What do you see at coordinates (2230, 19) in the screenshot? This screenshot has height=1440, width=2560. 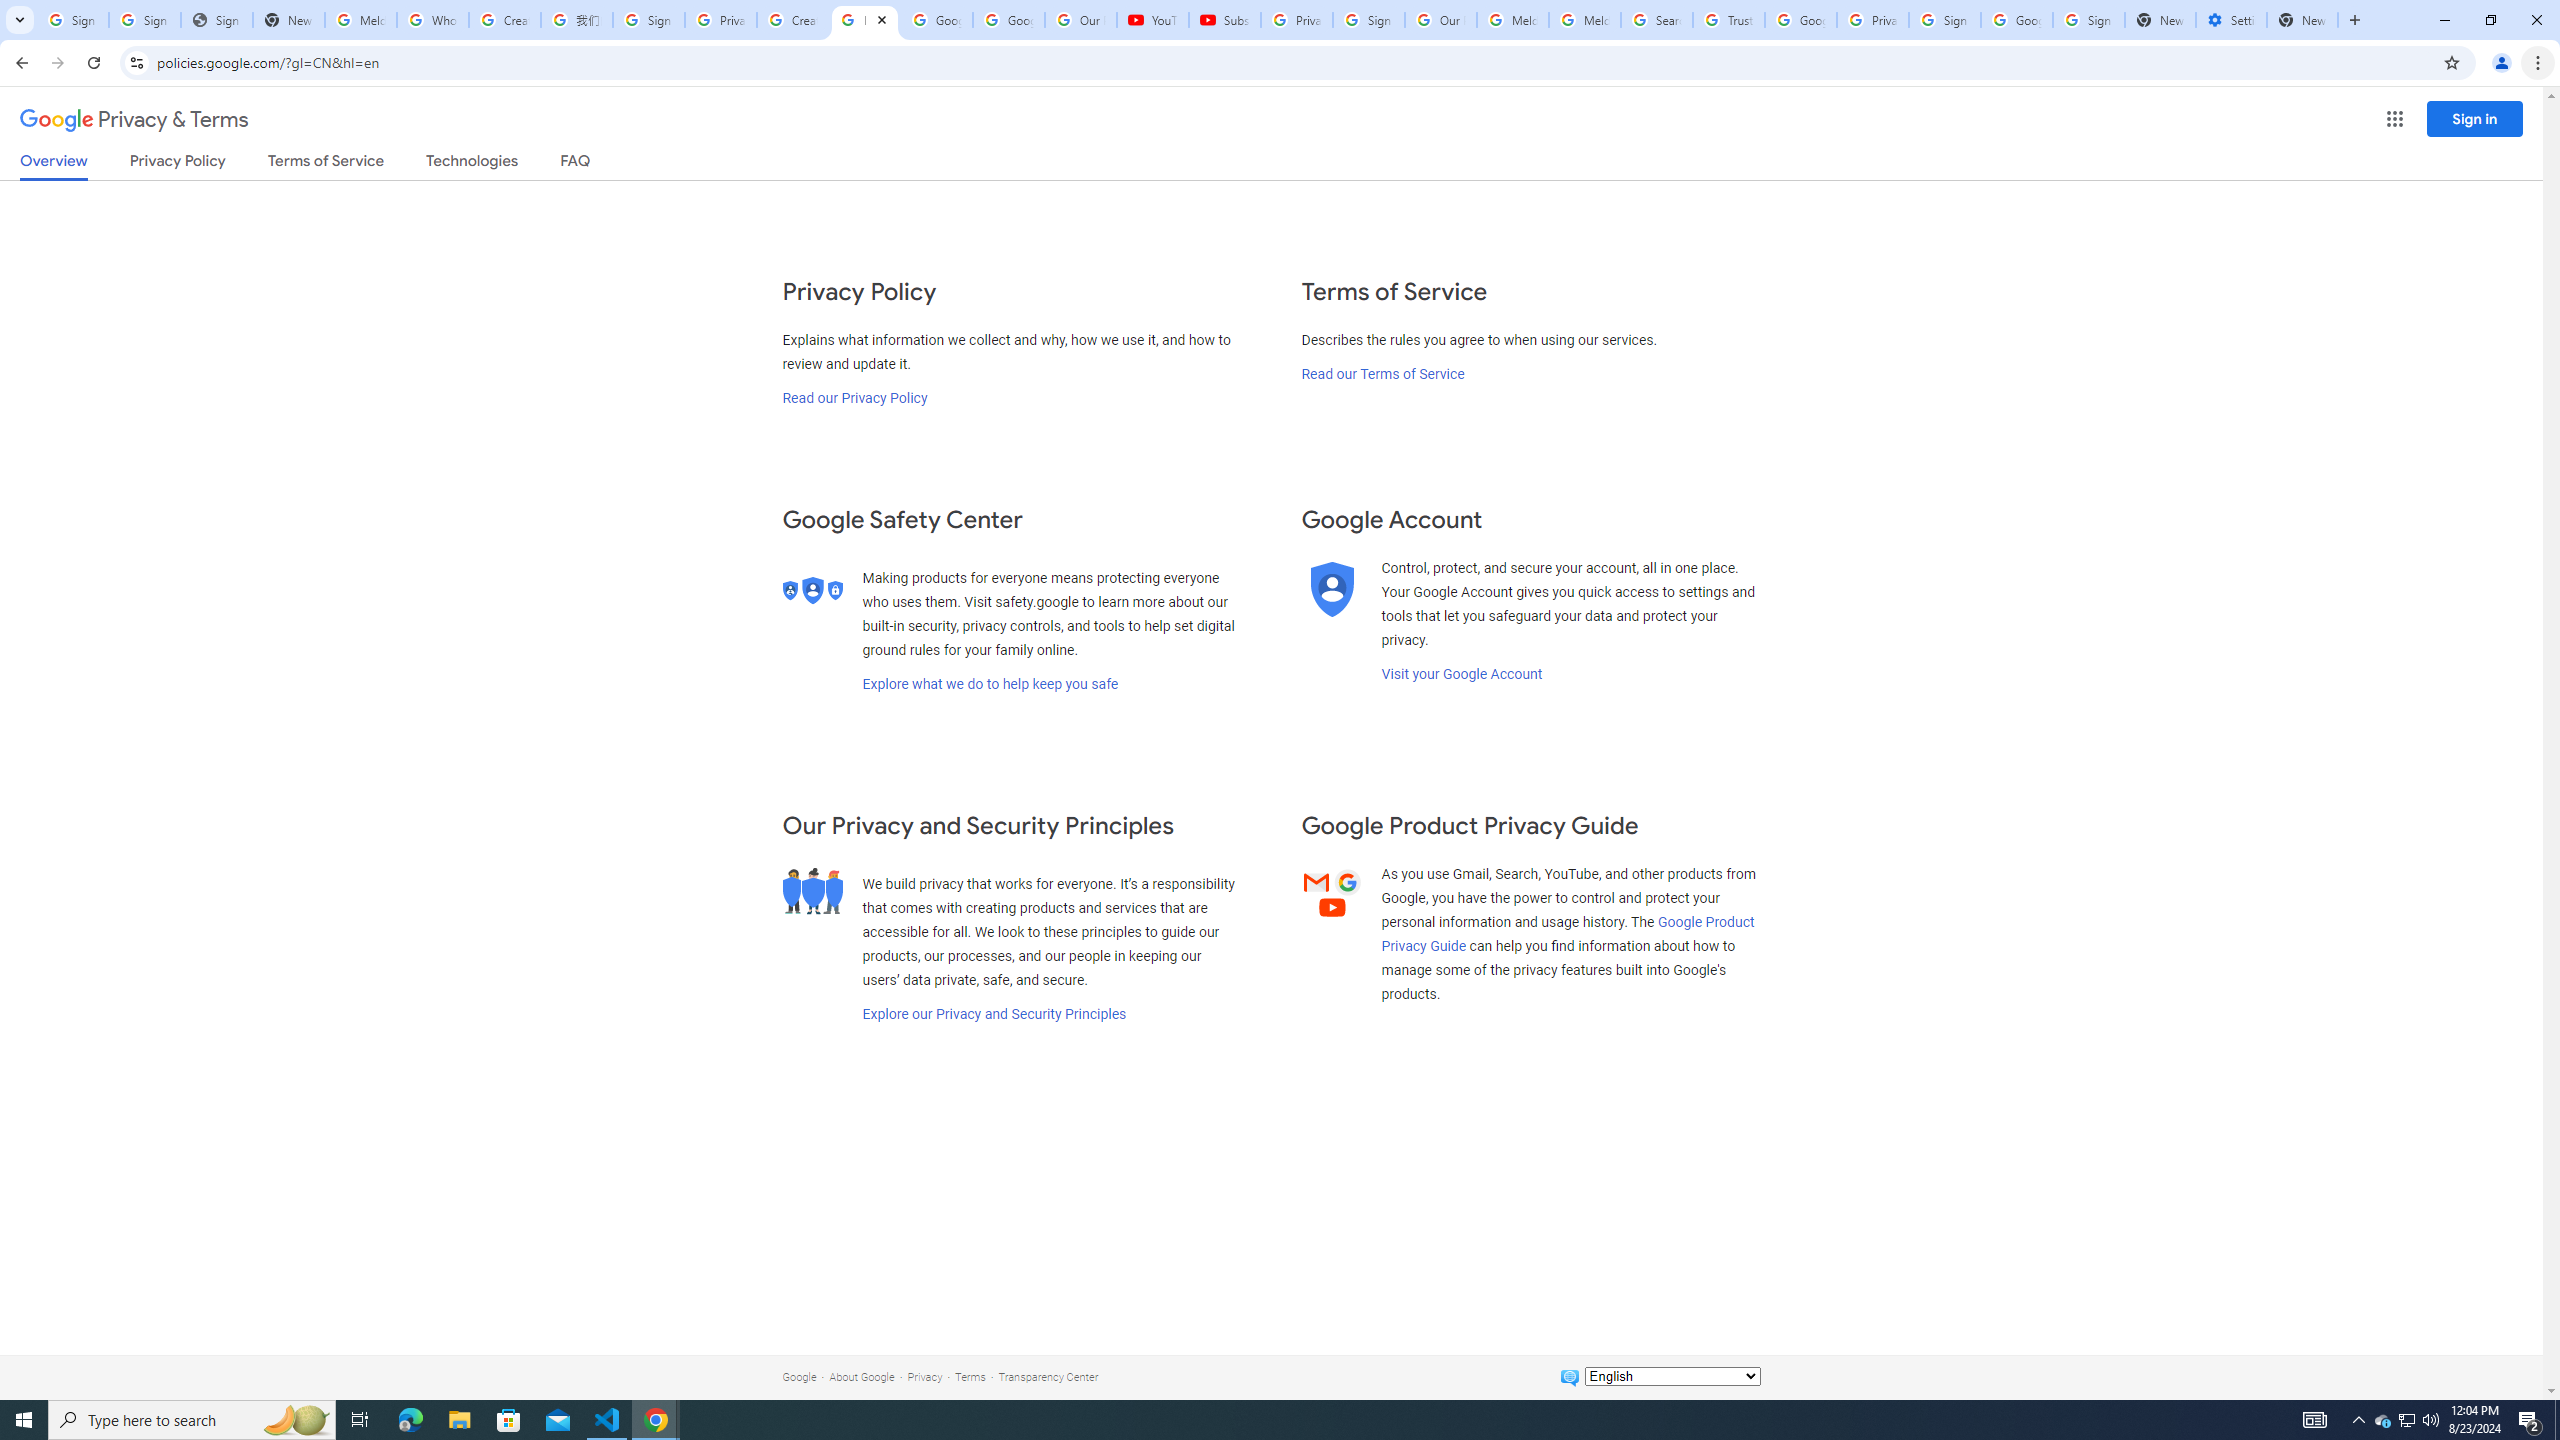 I see `'Settings - Addresses and more'` at bounding box center [2230, 19].